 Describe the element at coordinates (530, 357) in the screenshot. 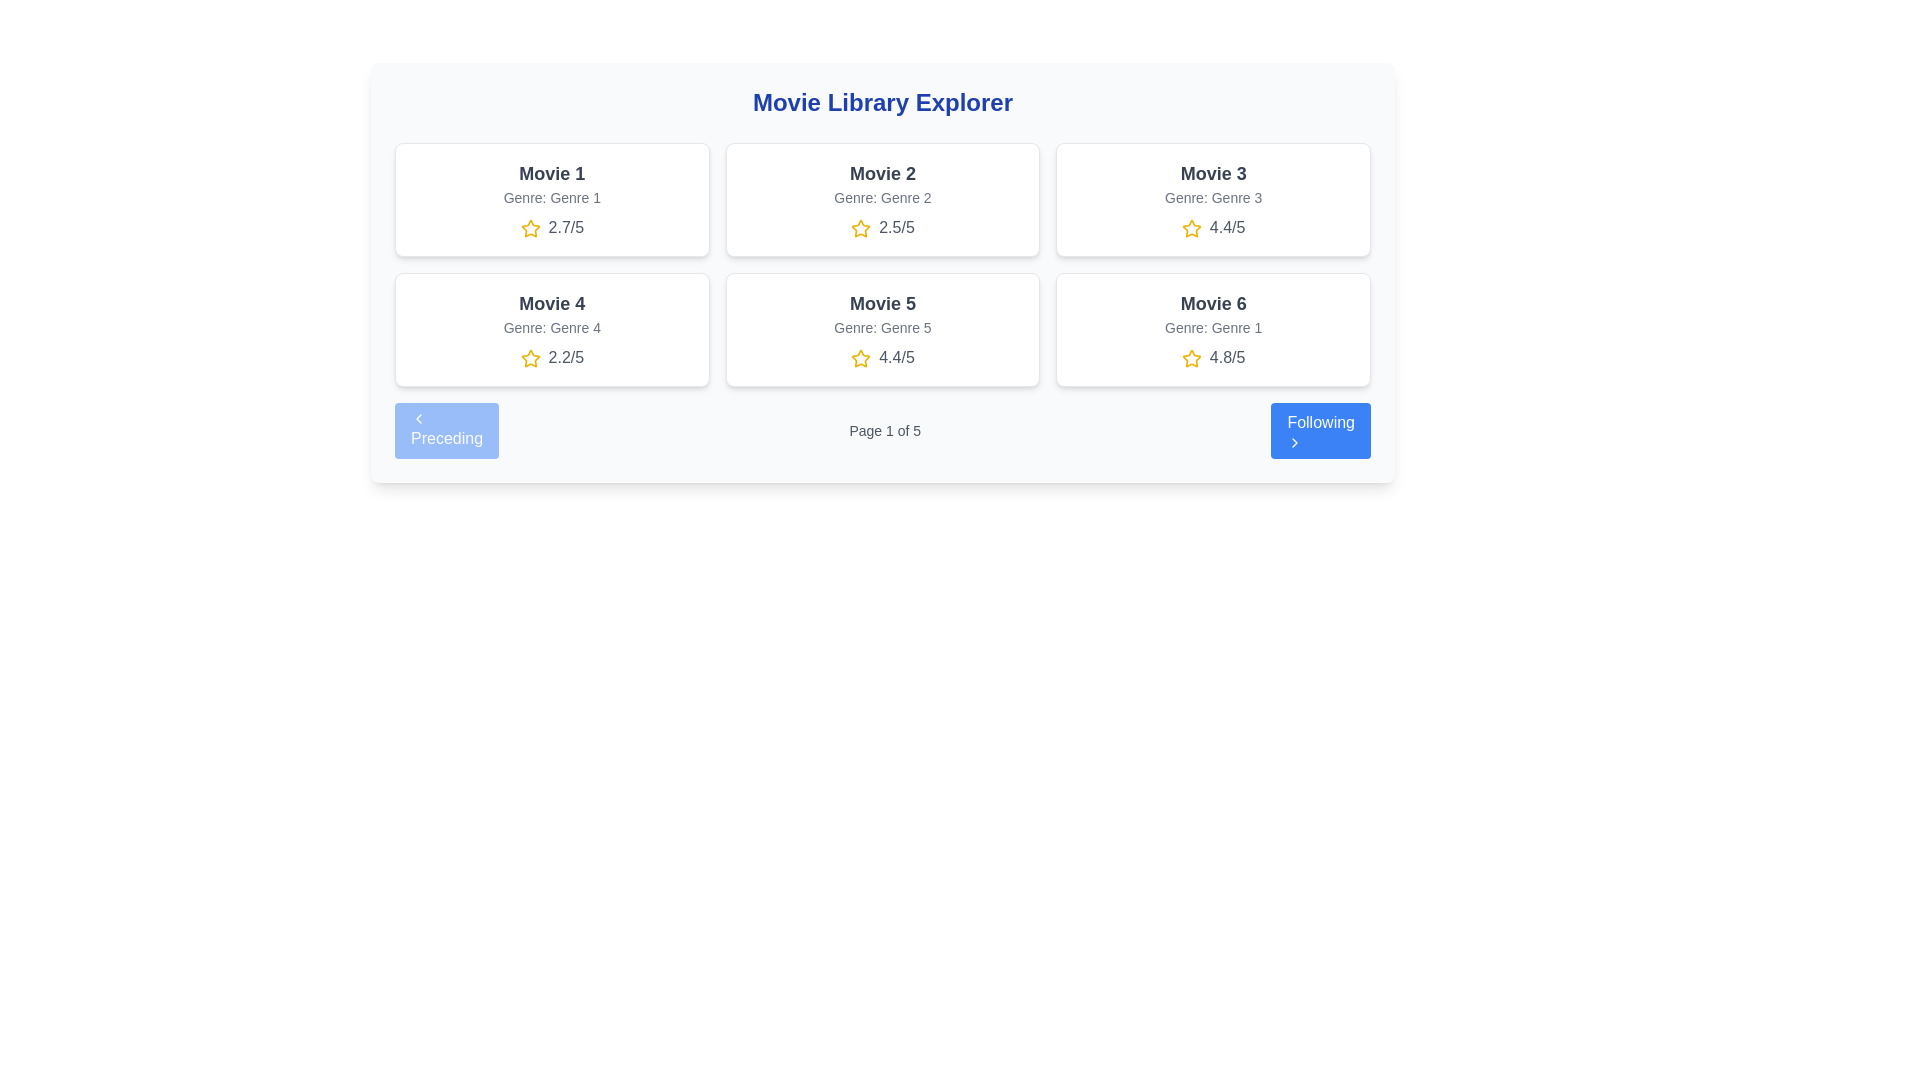

I see `the star icon representing ratings for the movie, which is positioned to the left of the '2.2/5' text and below the 'Movie 4 Genre: Genre 4' header in the movie card grid` at that location.